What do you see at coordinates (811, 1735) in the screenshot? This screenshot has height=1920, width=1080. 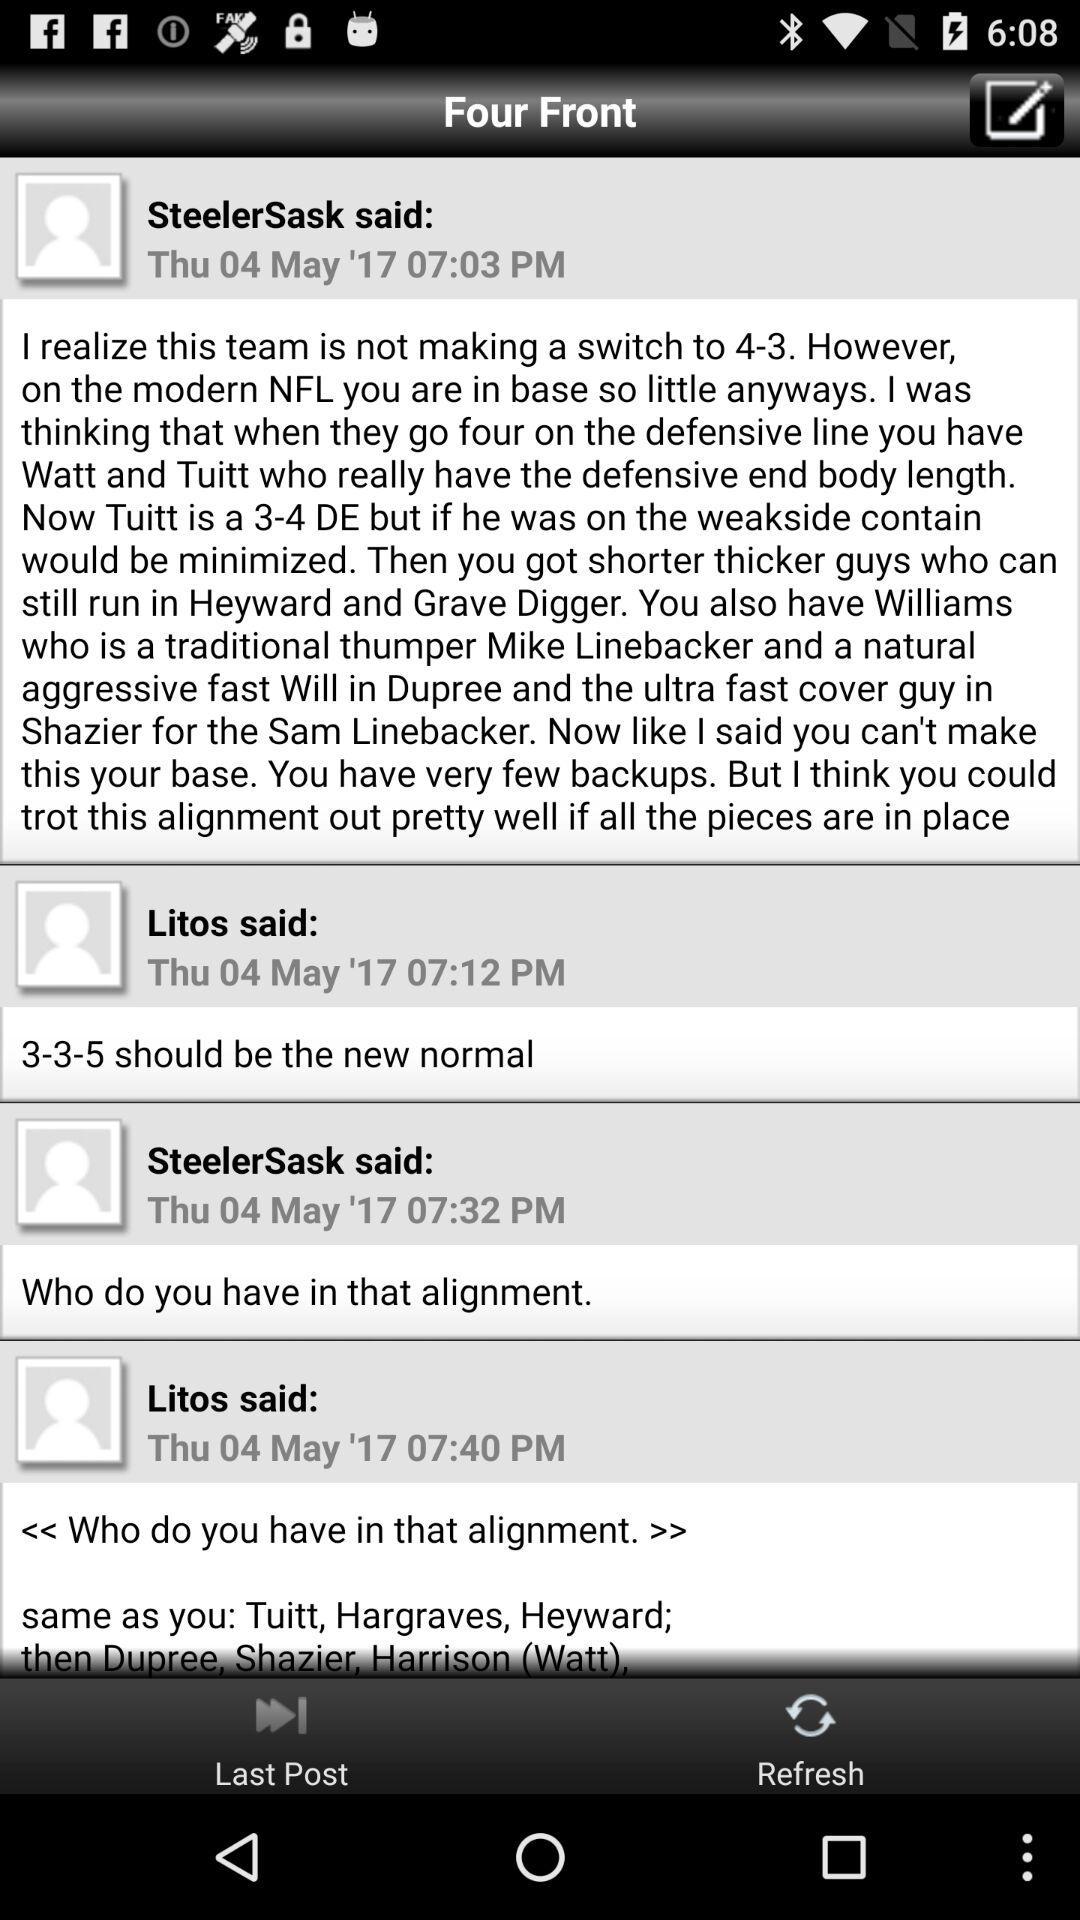 I see `icon below the who do you icon` at bounding box center [811, 1735].